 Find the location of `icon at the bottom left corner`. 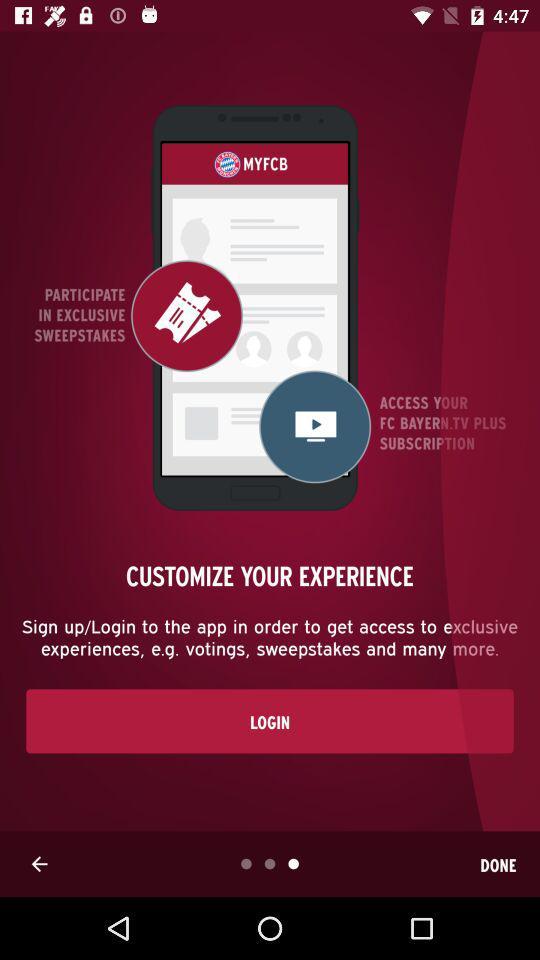

icon at the bottom left corner is located at coordinates (39, 863).